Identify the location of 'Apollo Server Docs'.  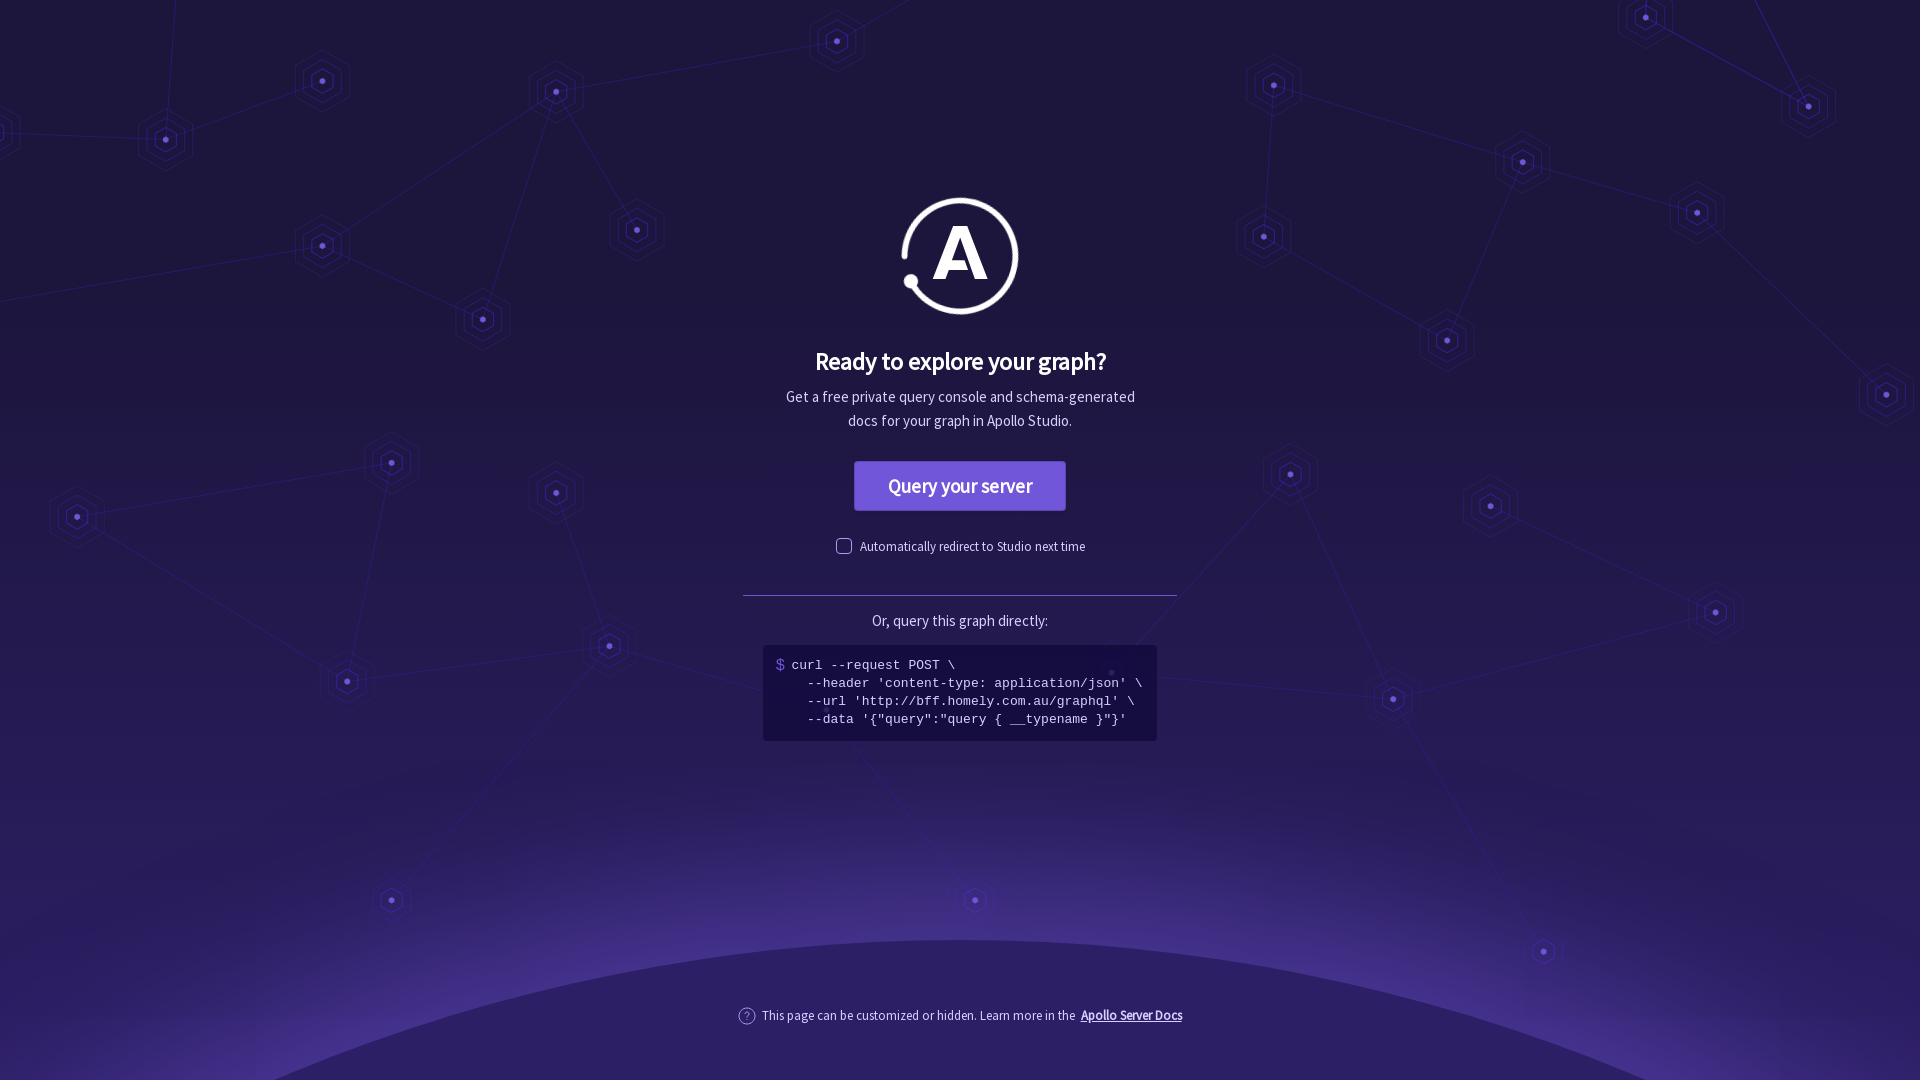
(1131, 1015).